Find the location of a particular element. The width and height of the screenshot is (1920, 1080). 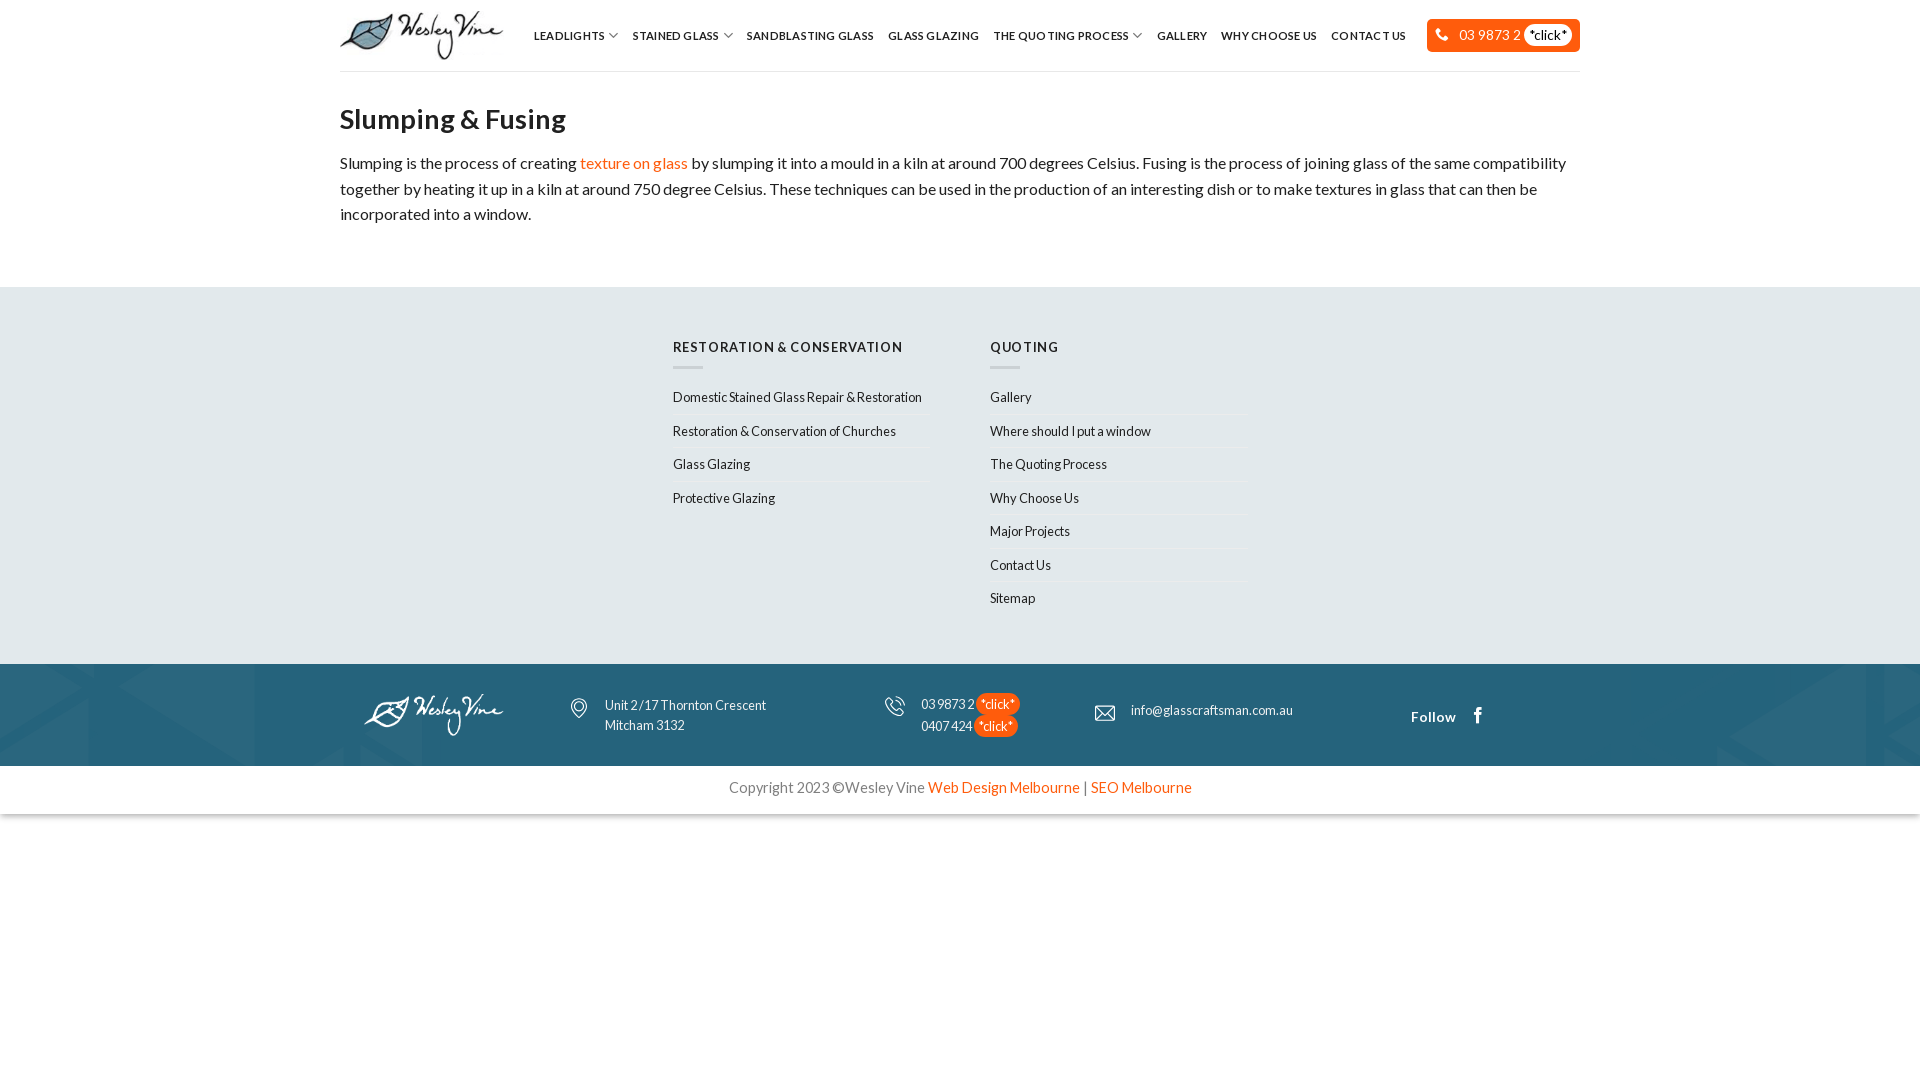

'WHY CHOOSE US' is located at coordinates (1267, 35).